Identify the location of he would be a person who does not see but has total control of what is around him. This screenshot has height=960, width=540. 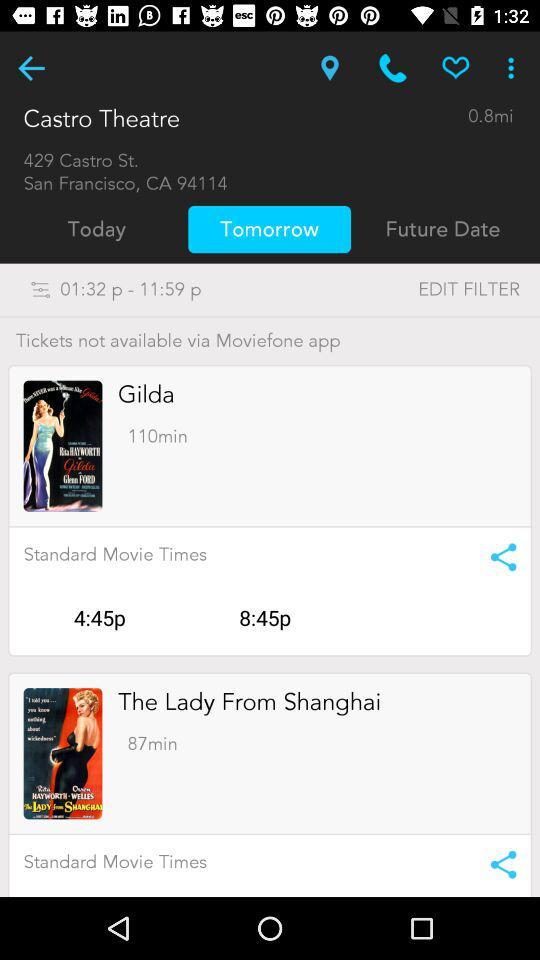
(30, 68).